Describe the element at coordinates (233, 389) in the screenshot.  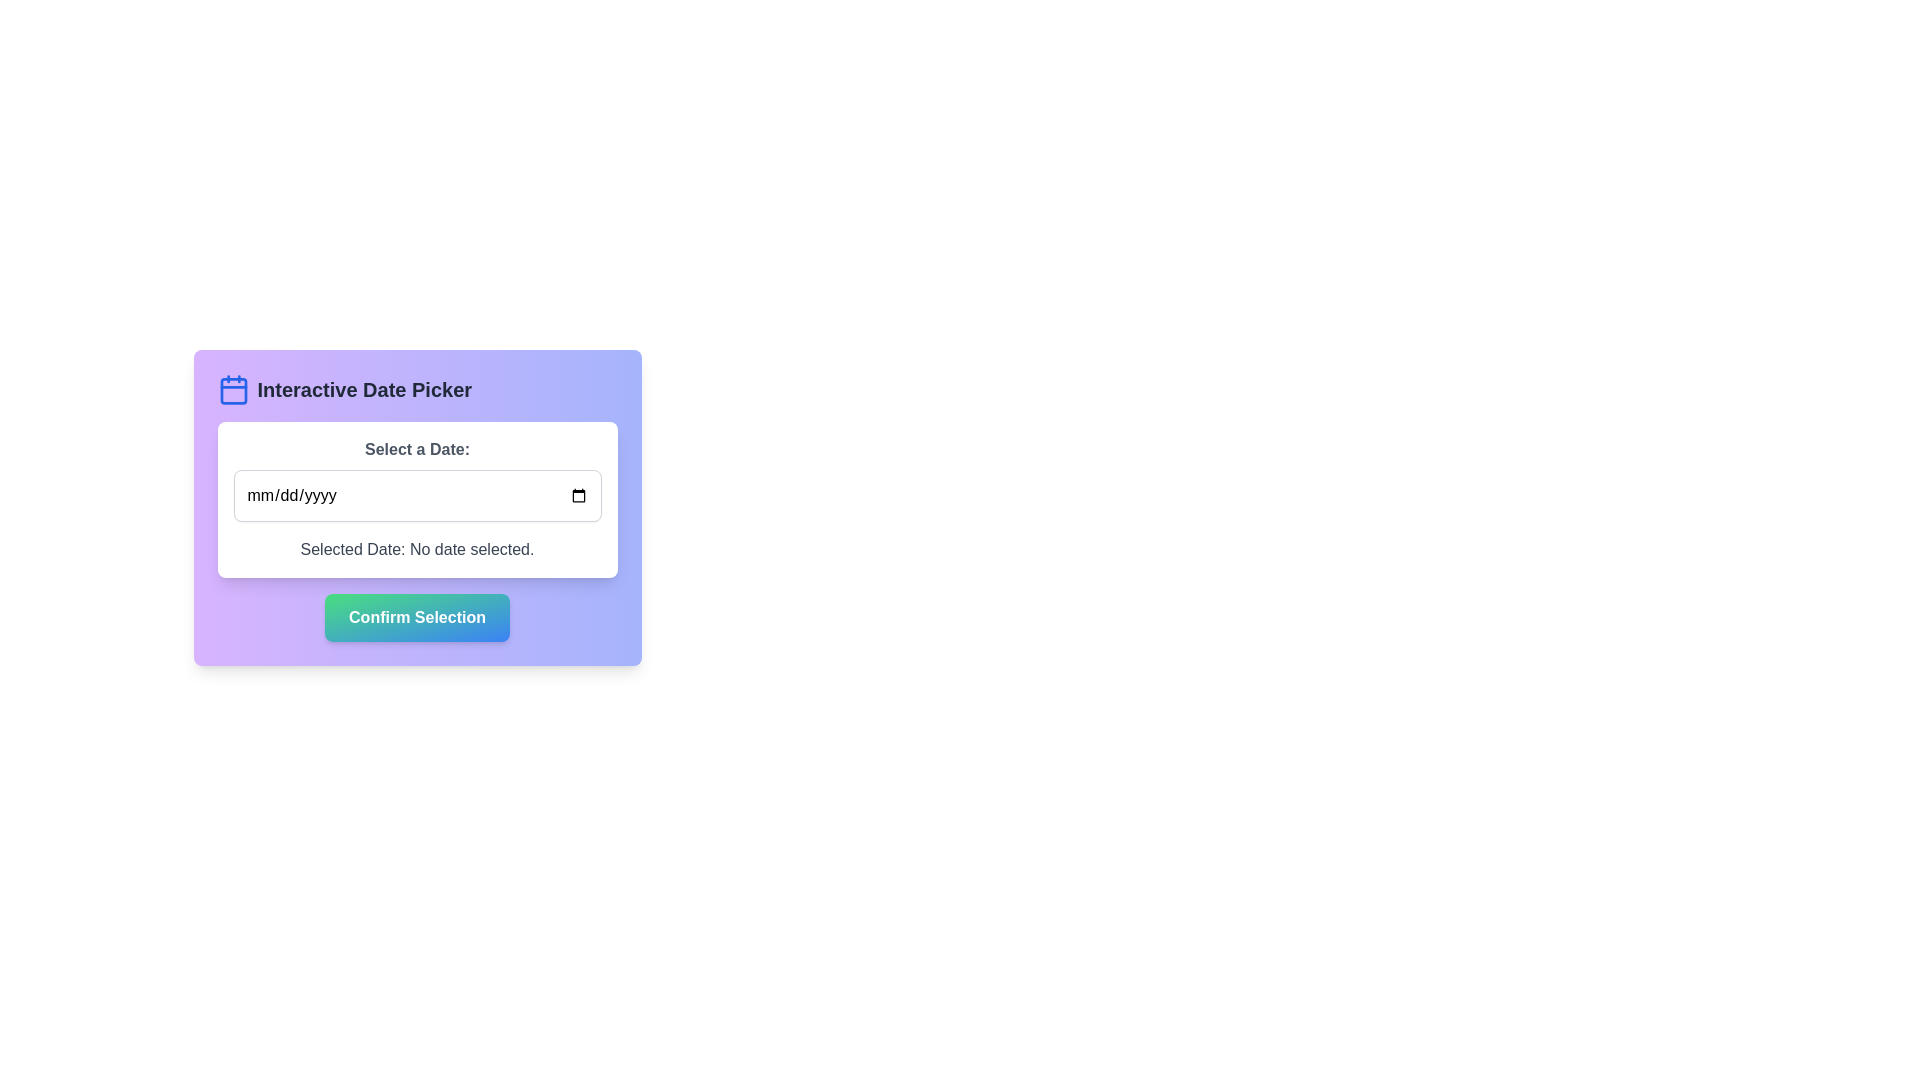
I see `the blue calendar icon, which is styled with a modern outline design and located to the left of the header text 'Interactive Date Picker' in a purple gradient box` at that location.